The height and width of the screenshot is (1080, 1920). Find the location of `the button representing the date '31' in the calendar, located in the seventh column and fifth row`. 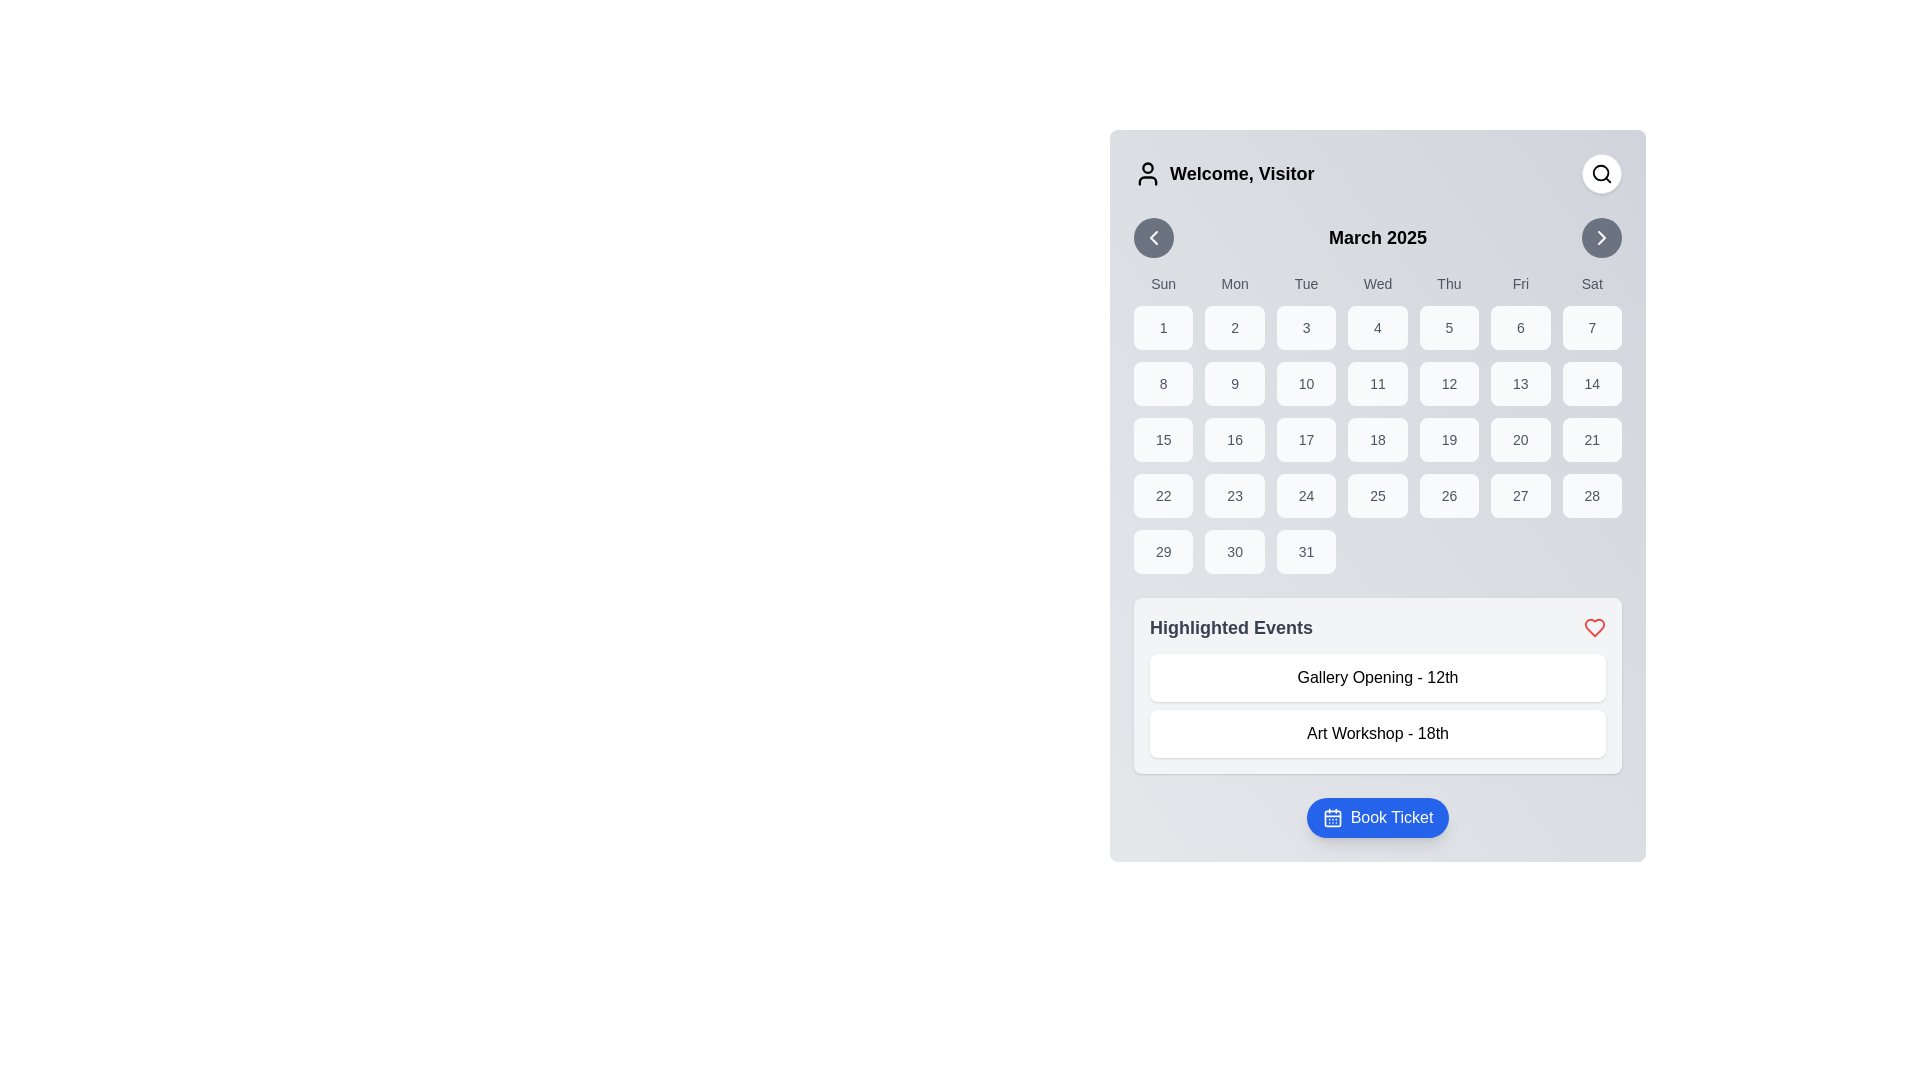

the button representing the date '31' in the calendar, located in the seventh column and fifth row is located at coordinates (1306, 551).